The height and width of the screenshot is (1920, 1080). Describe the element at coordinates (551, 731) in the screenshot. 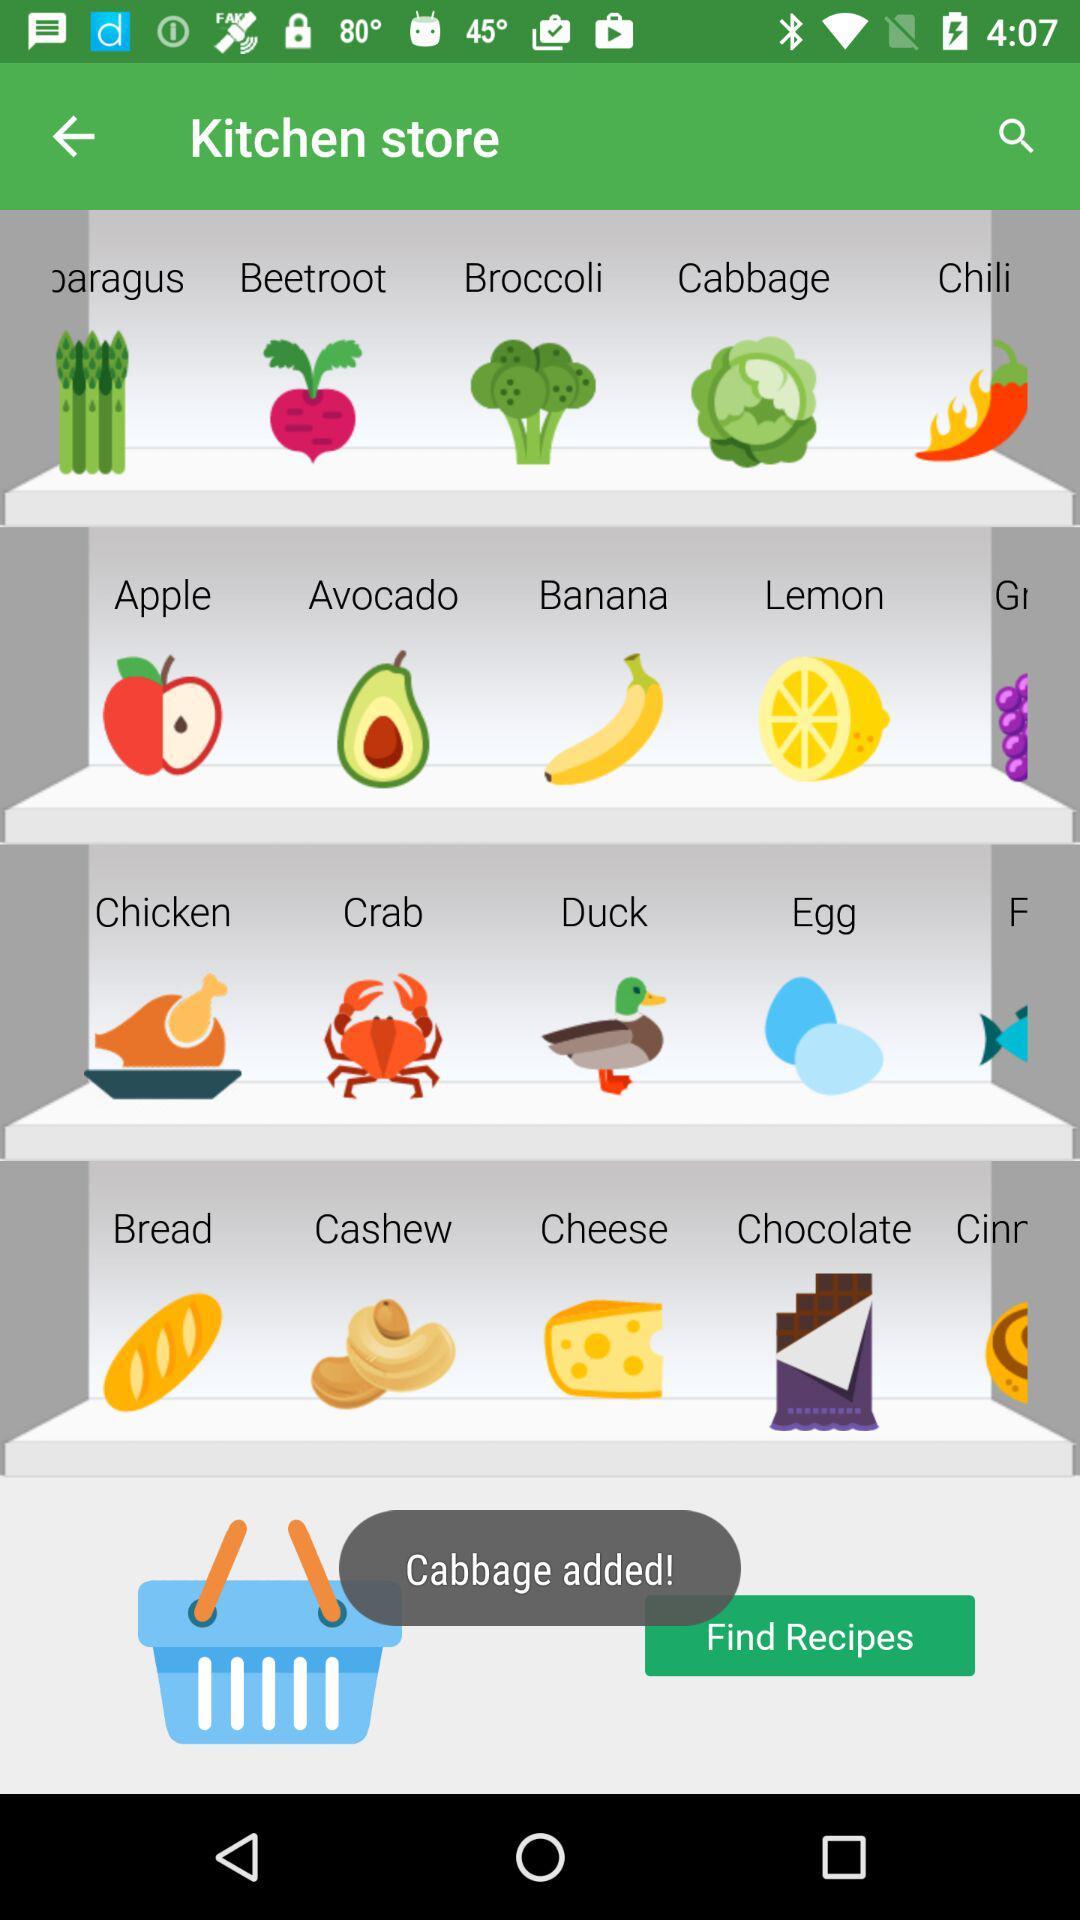

I see `the image below banana in the second row` at that location.